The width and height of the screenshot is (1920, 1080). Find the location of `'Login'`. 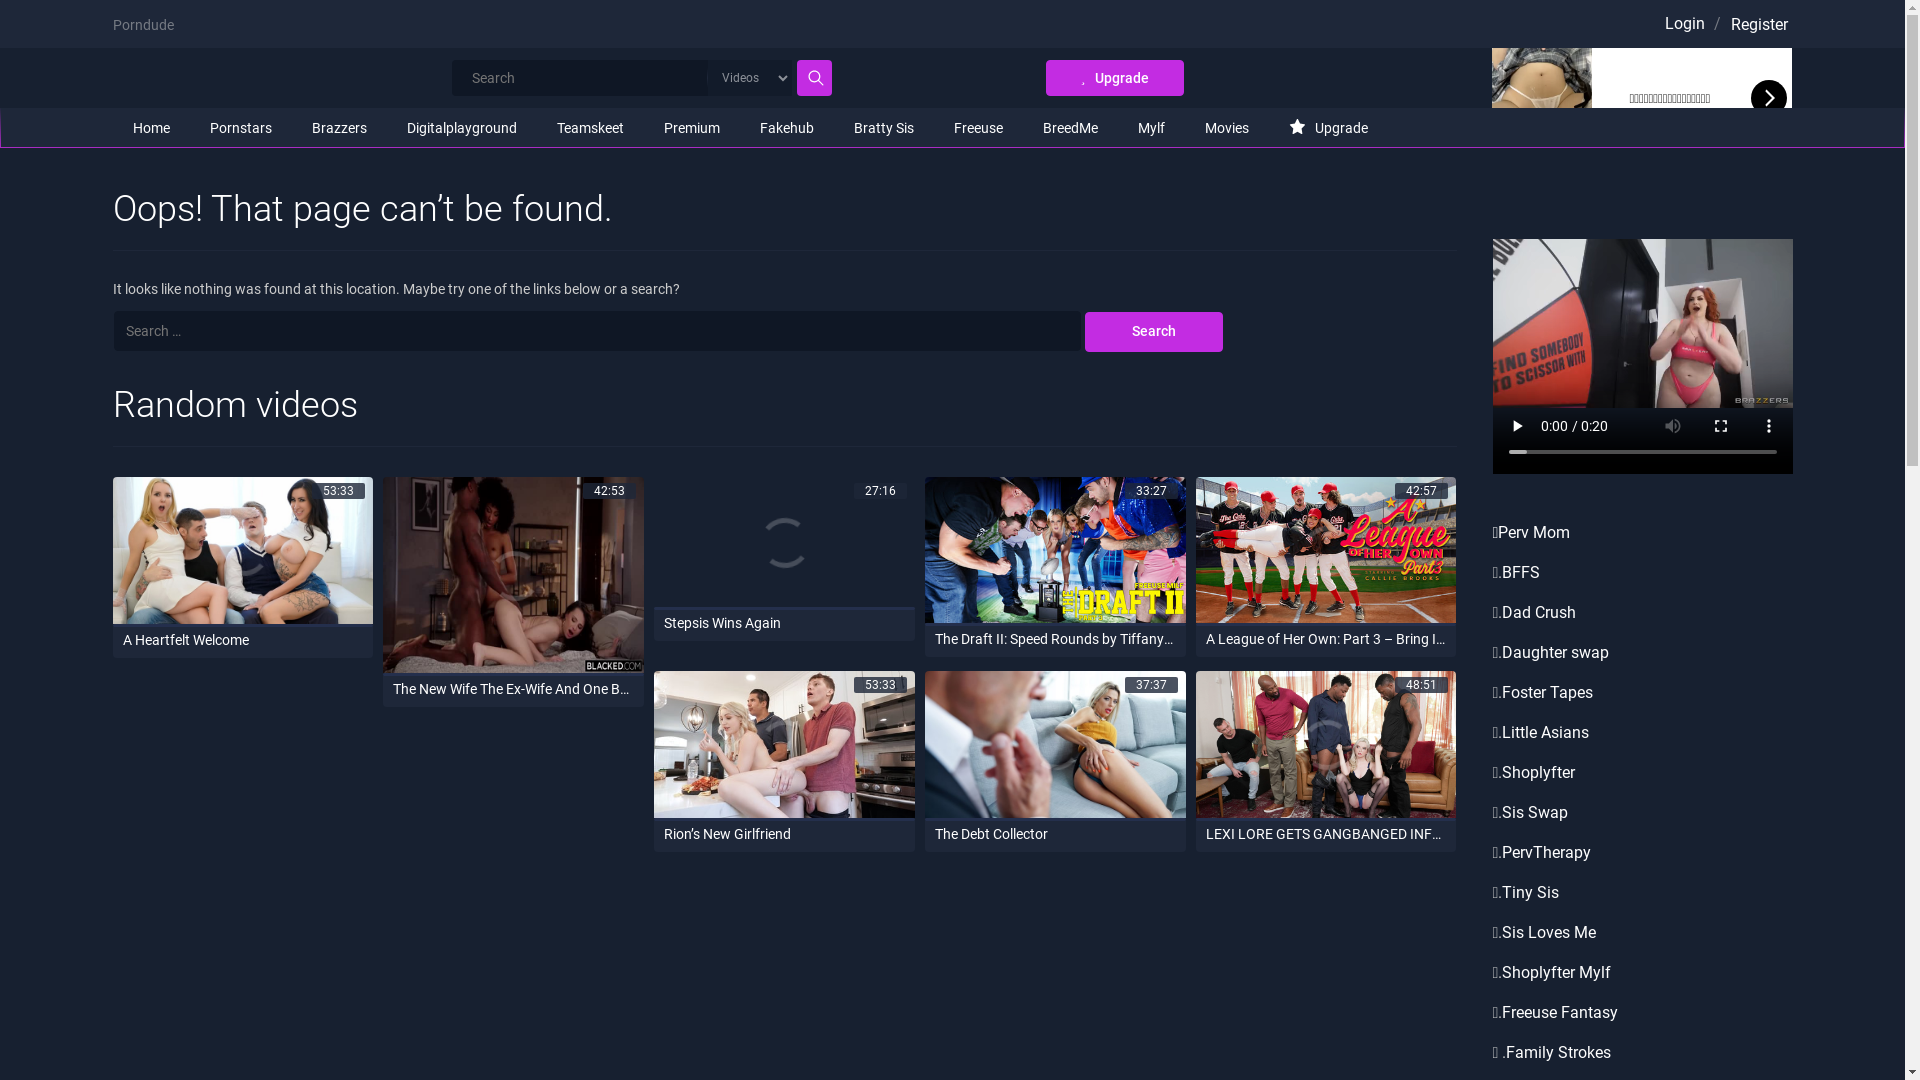

'Login' is located at coordinates (1683, 23).